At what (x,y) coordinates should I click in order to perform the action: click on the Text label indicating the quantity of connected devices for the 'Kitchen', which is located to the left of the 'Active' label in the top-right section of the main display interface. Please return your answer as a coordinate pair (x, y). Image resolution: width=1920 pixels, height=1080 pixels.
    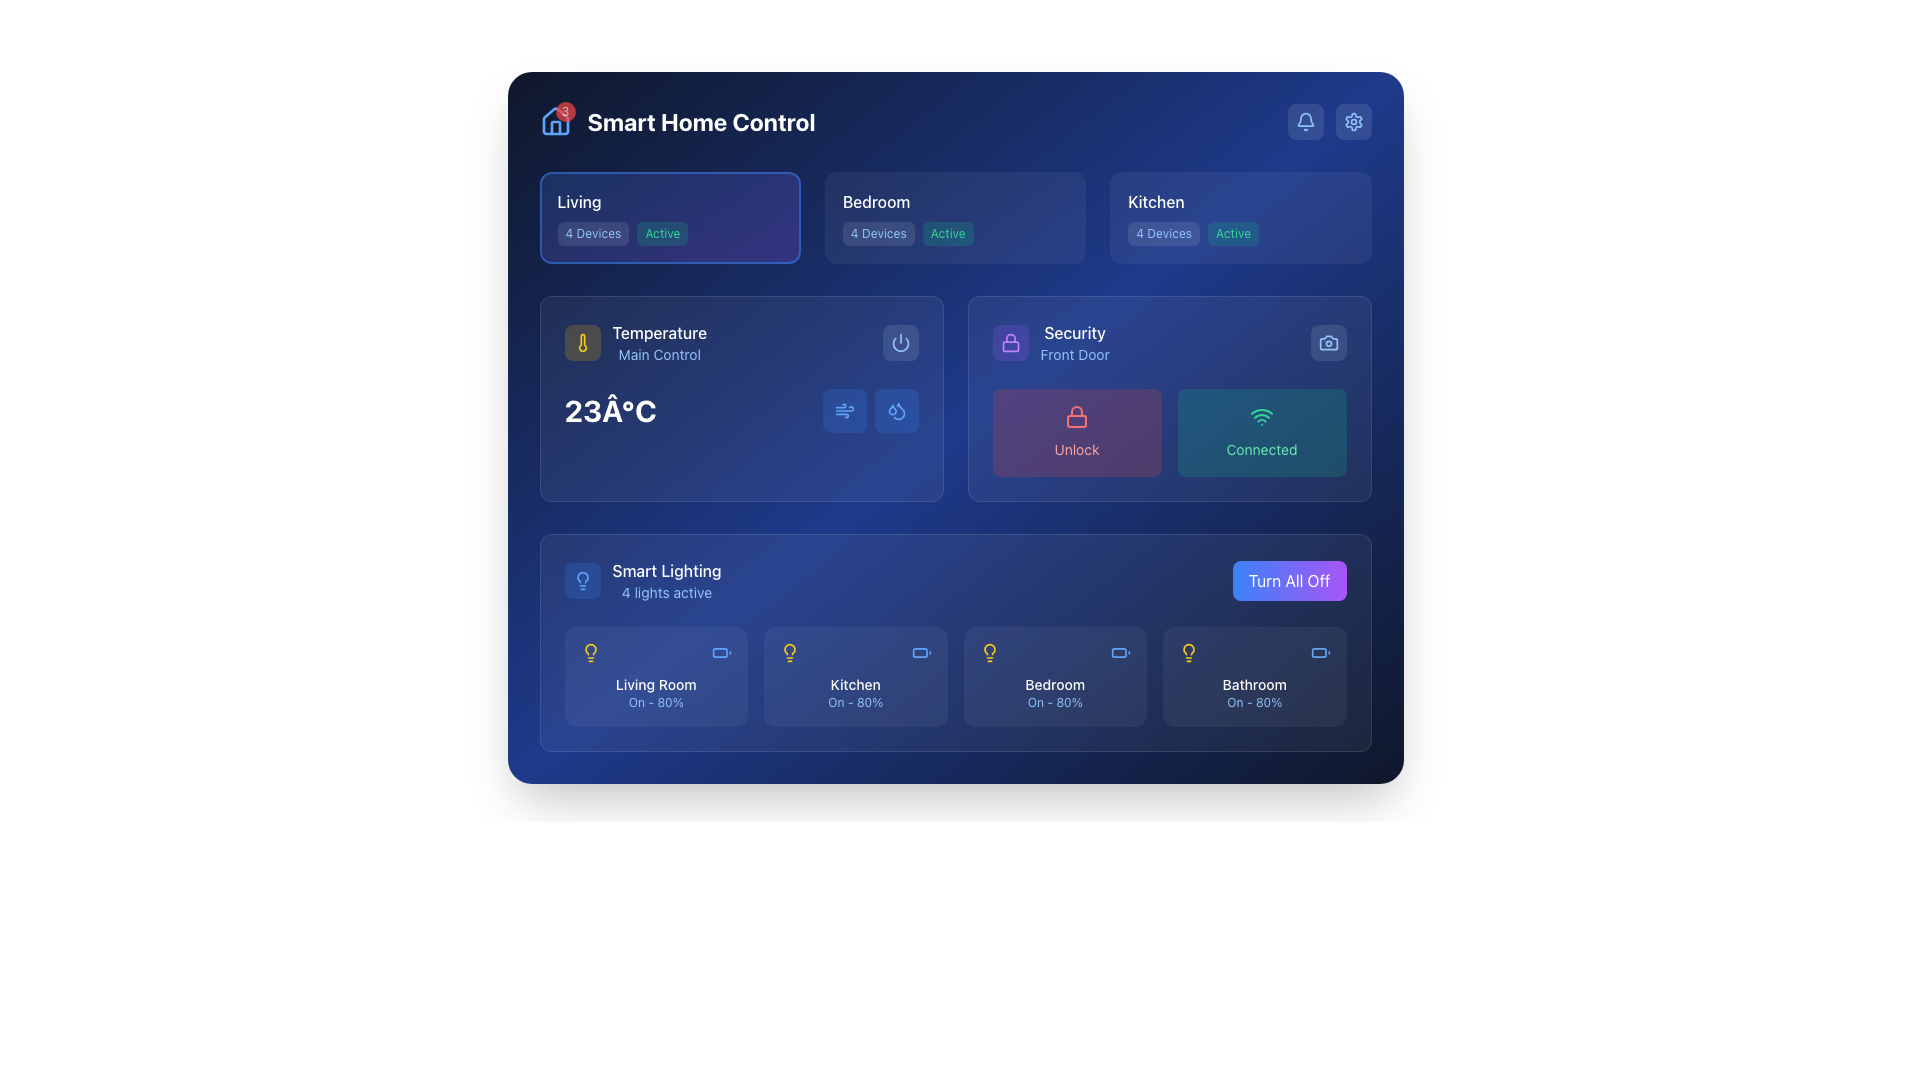
    Looking at the image, I should click on (1164, 233).